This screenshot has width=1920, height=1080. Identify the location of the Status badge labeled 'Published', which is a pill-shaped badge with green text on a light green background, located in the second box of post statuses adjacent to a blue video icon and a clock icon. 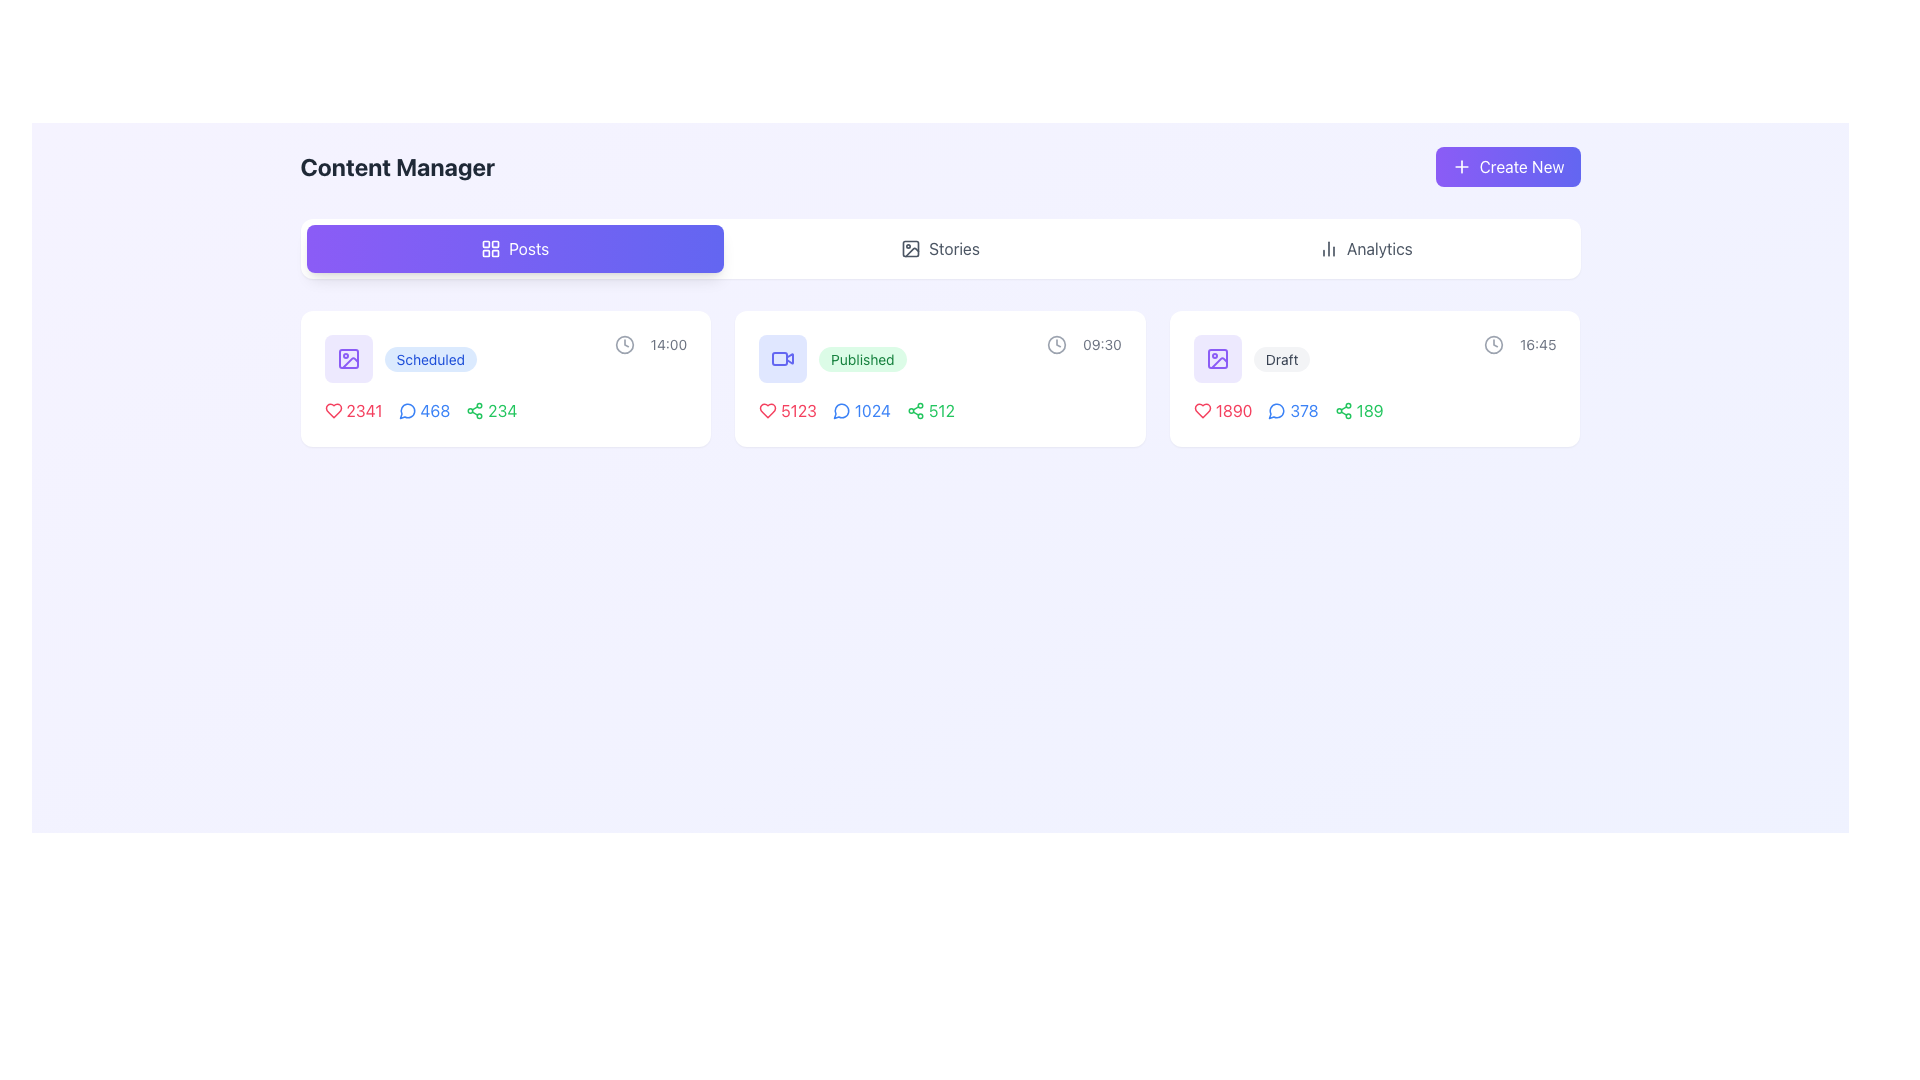
(832, 357).